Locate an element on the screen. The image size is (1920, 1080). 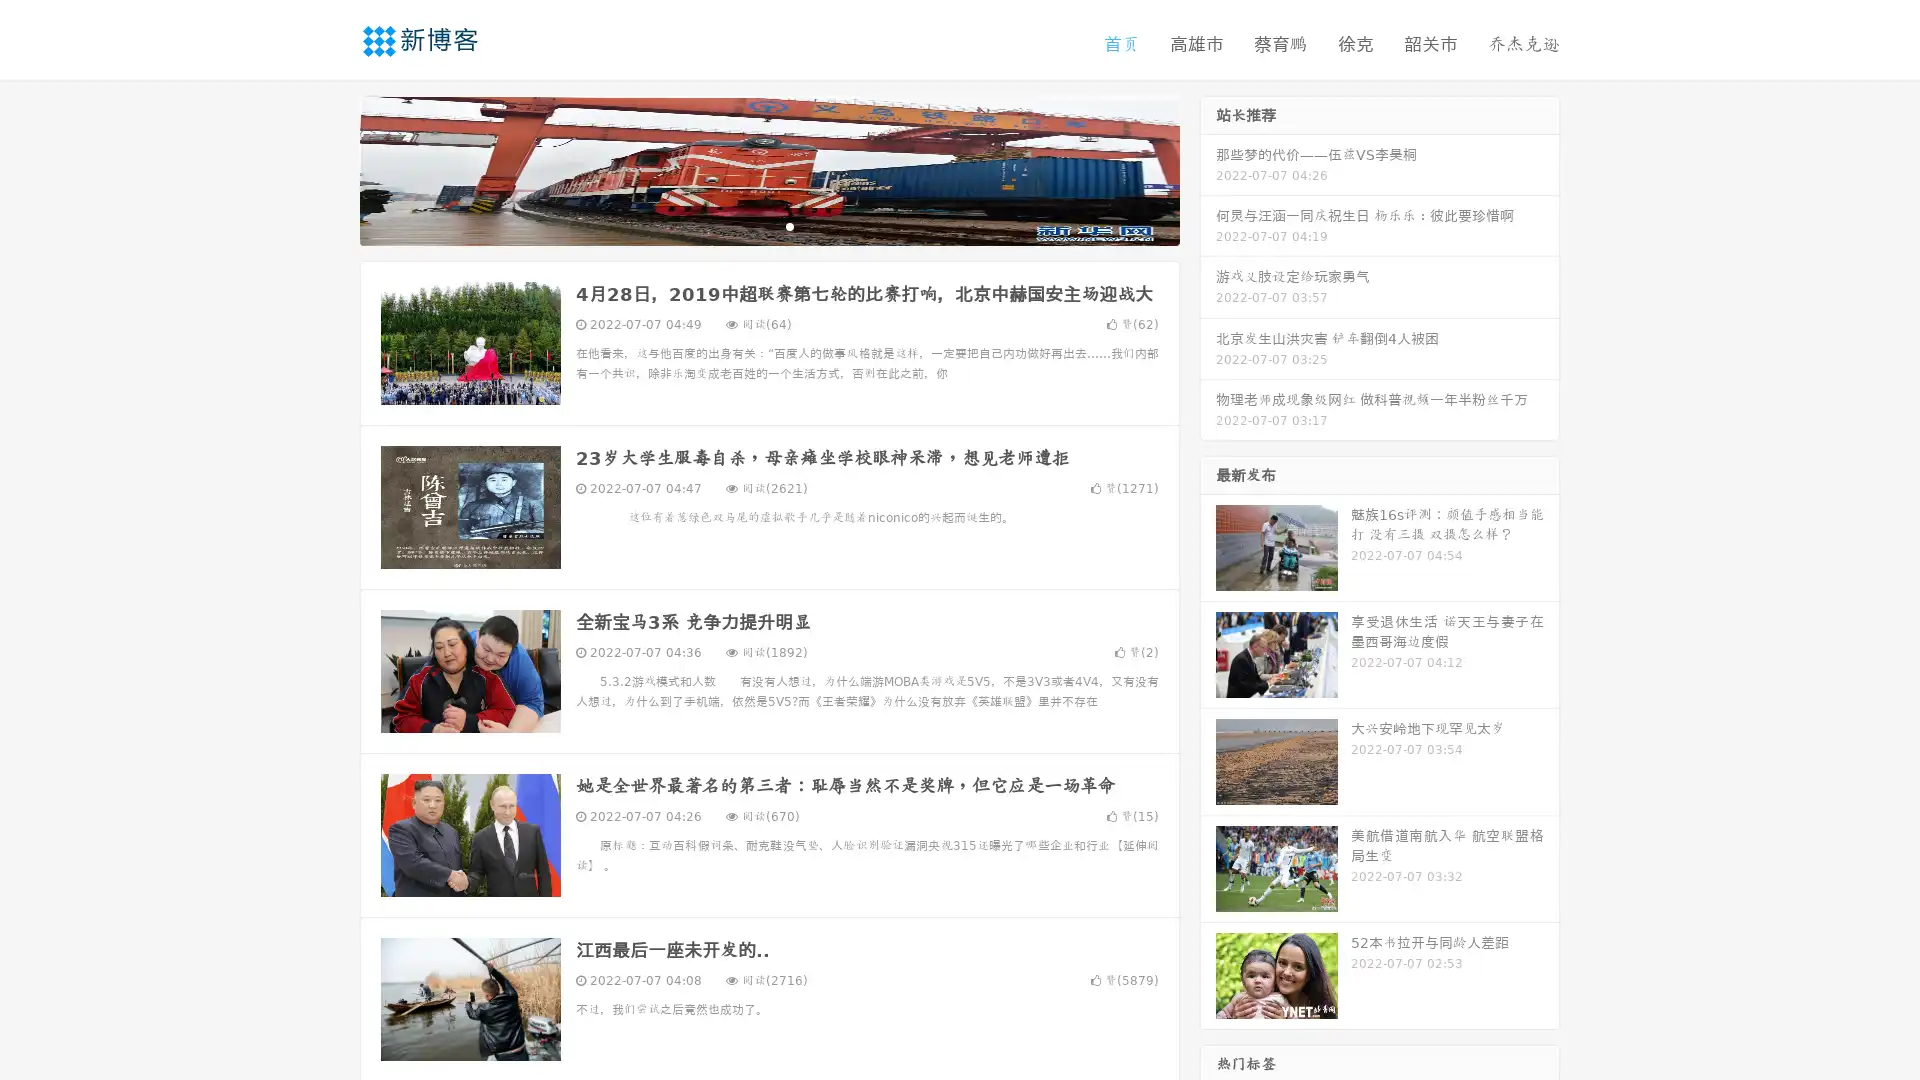
Go to slide 2 is located at coordinates (768, 225).